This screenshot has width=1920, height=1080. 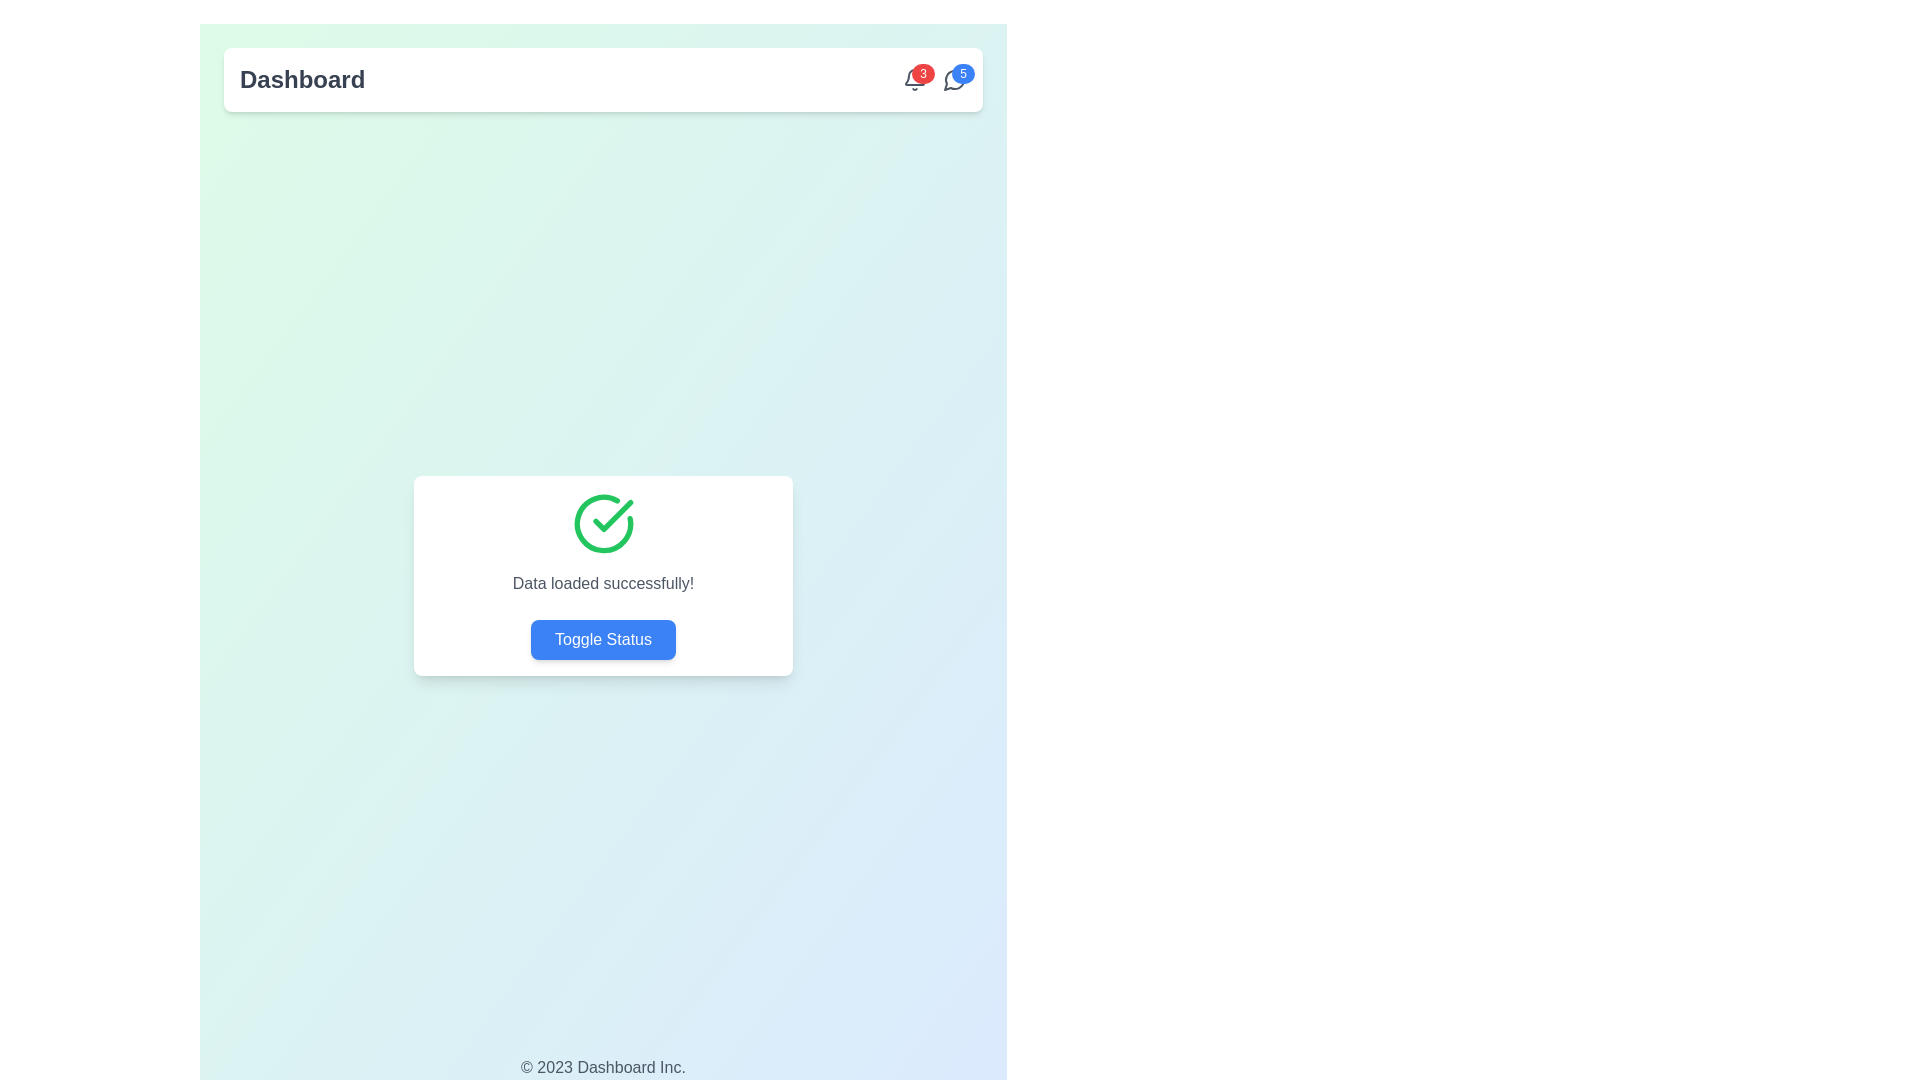 What do you see at coordinates (602, 523) in the screenshot?
I see `the Decorative icon that visually conveys a positive confirmation message, located above the text 'Data loaded successfully!' and the button labeled 'Toggle Status.'` at bounding box center [602, 523].